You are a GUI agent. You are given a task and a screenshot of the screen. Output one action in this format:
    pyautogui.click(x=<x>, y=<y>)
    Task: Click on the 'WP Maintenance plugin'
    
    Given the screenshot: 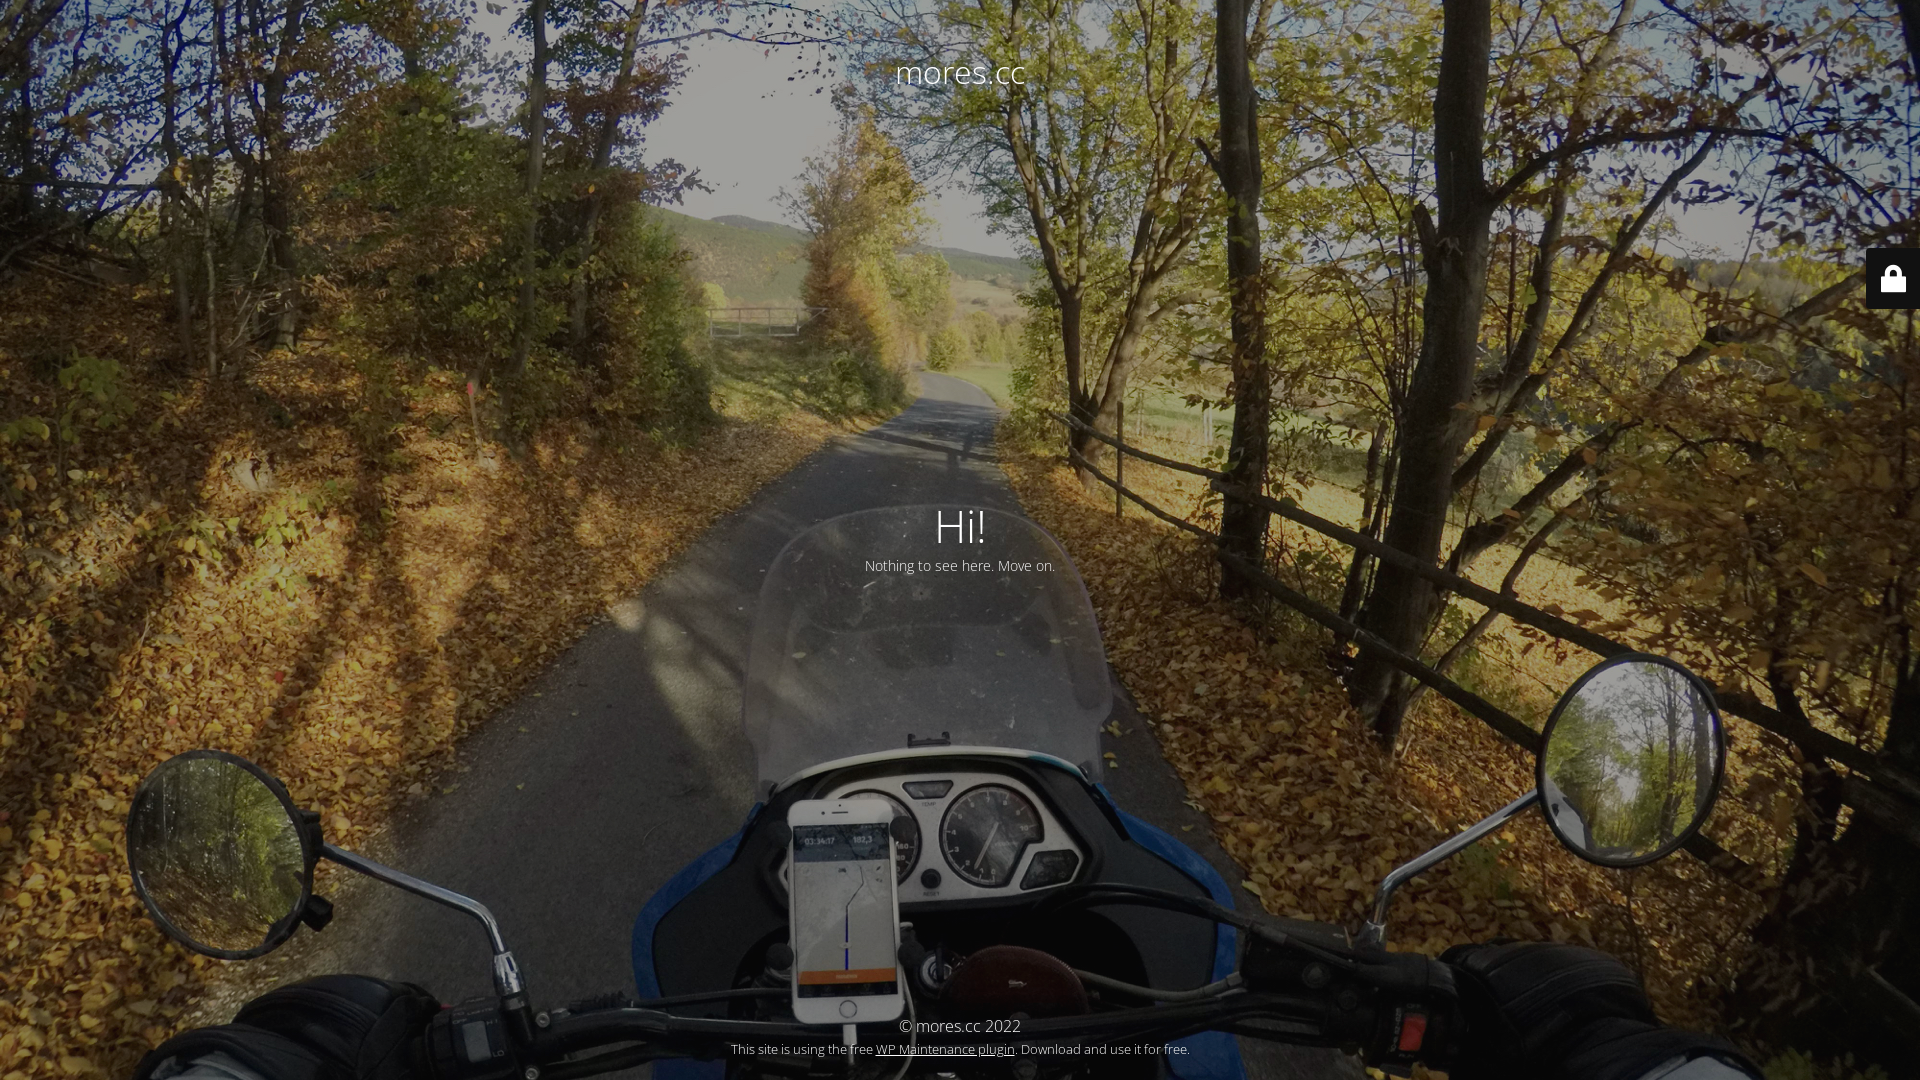 What is the action you would take?
    pyautogui.click(x=944, y=1048)
    